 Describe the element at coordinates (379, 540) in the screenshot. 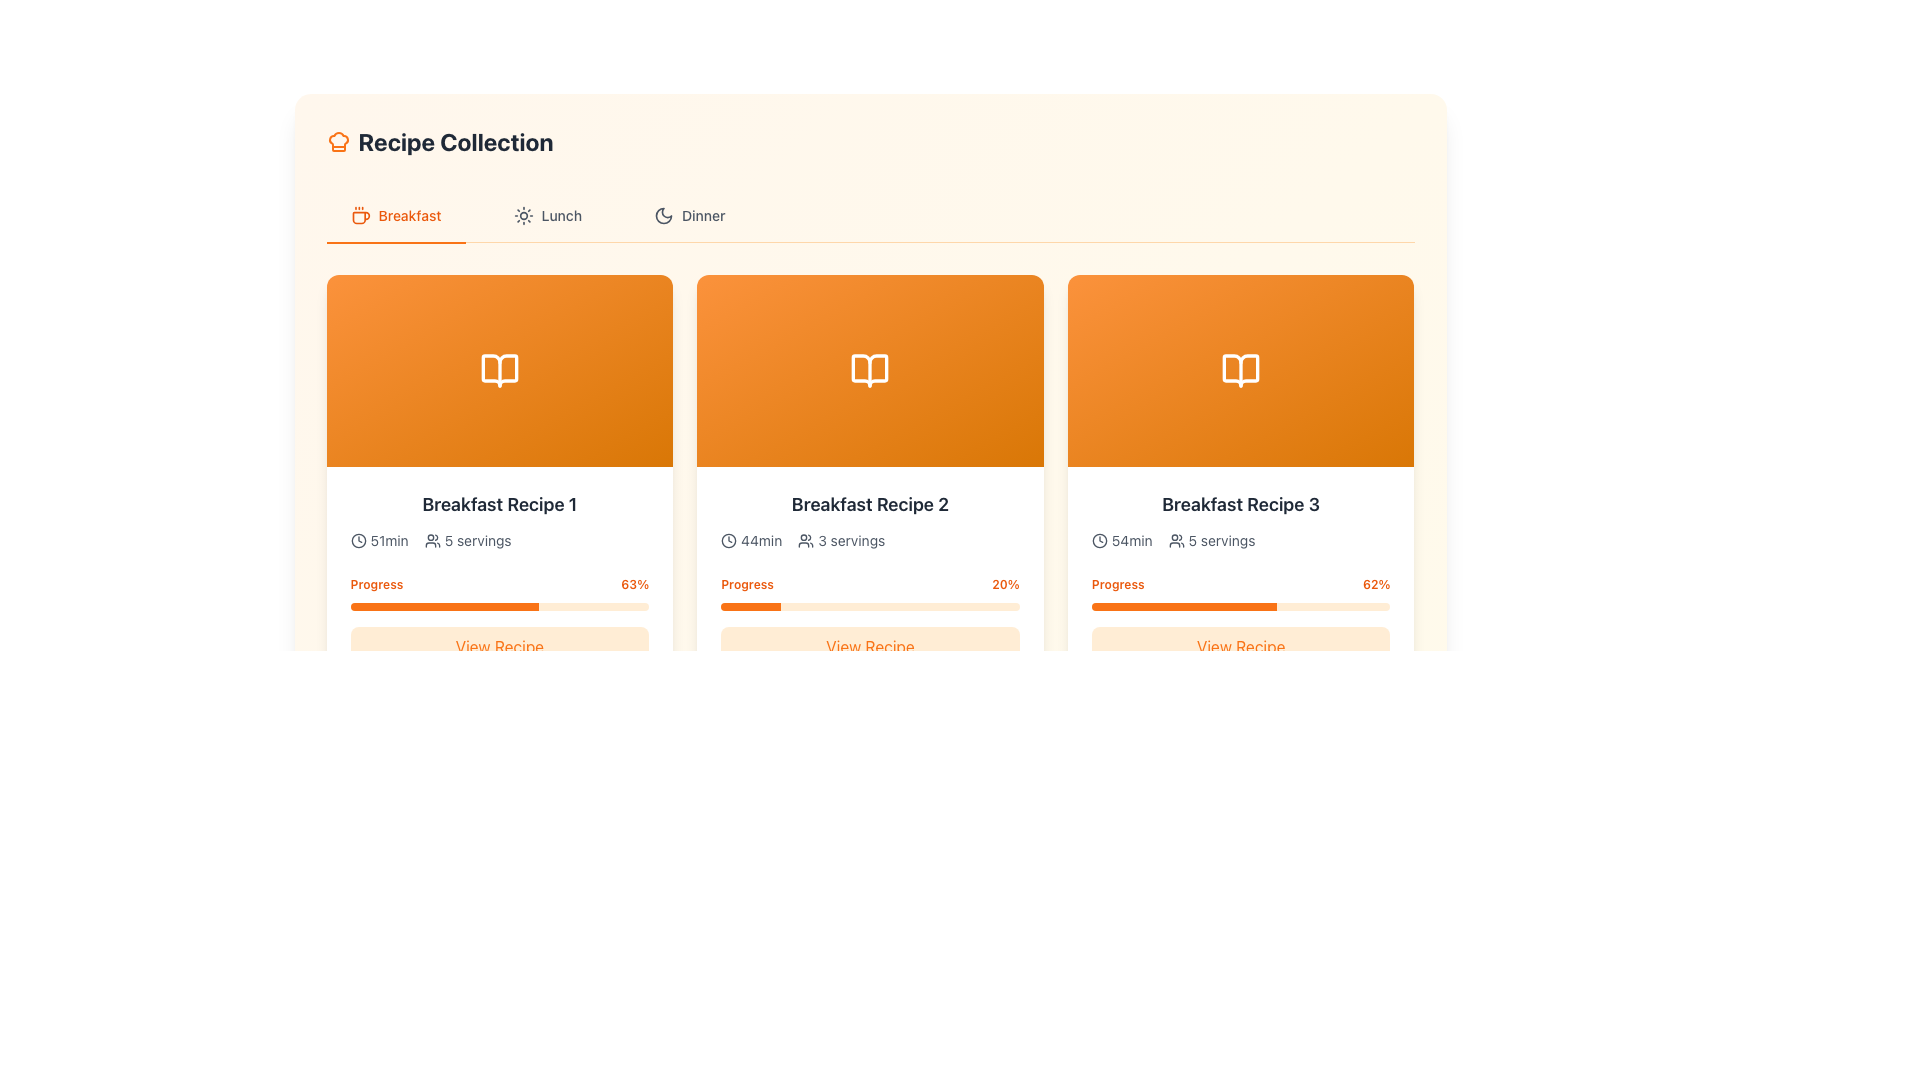

I see `the informational label indicating the recipe preparation time in the first recipe card, located at the top-left corner above the 'Progress' bar and 'View Recipe' button` at that location.